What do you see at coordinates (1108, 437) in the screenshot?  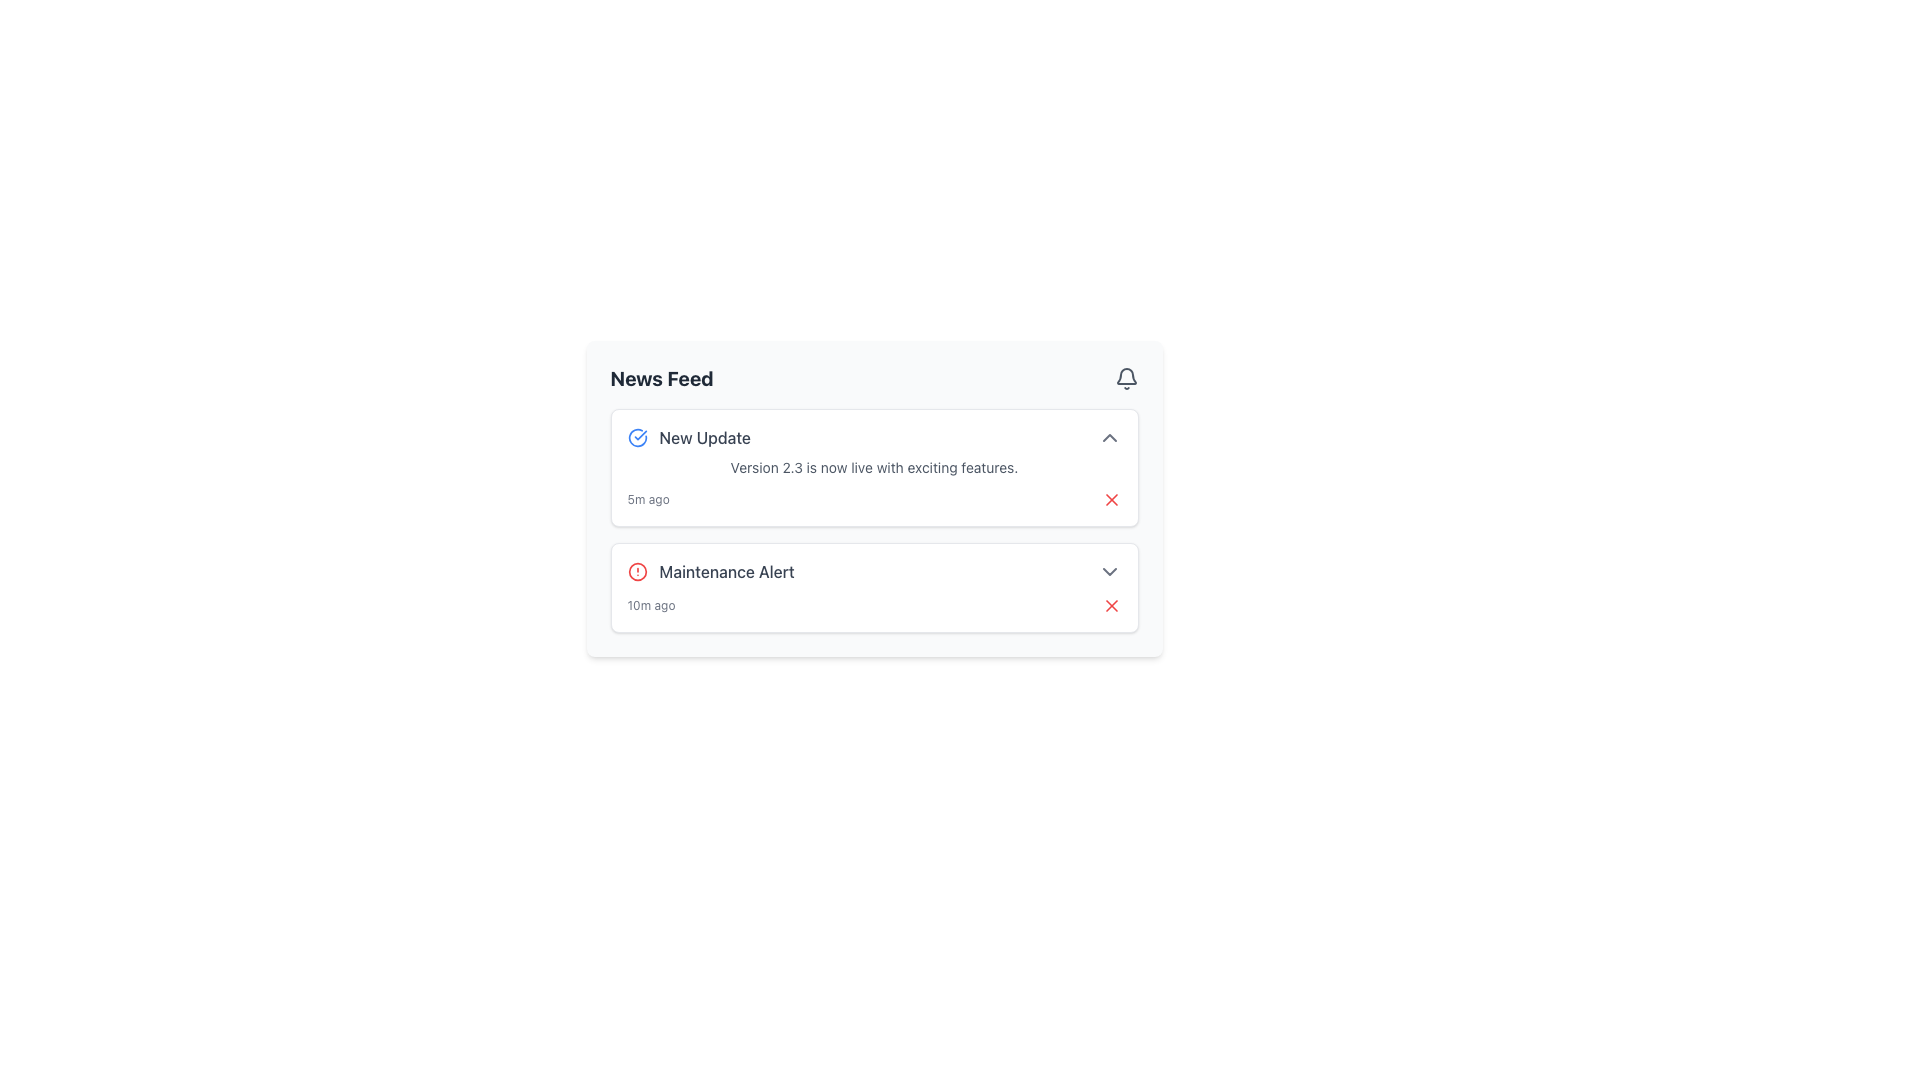 I see `the button in the top right corner of the 'New Update' card` at bounding box center [1108, 437].